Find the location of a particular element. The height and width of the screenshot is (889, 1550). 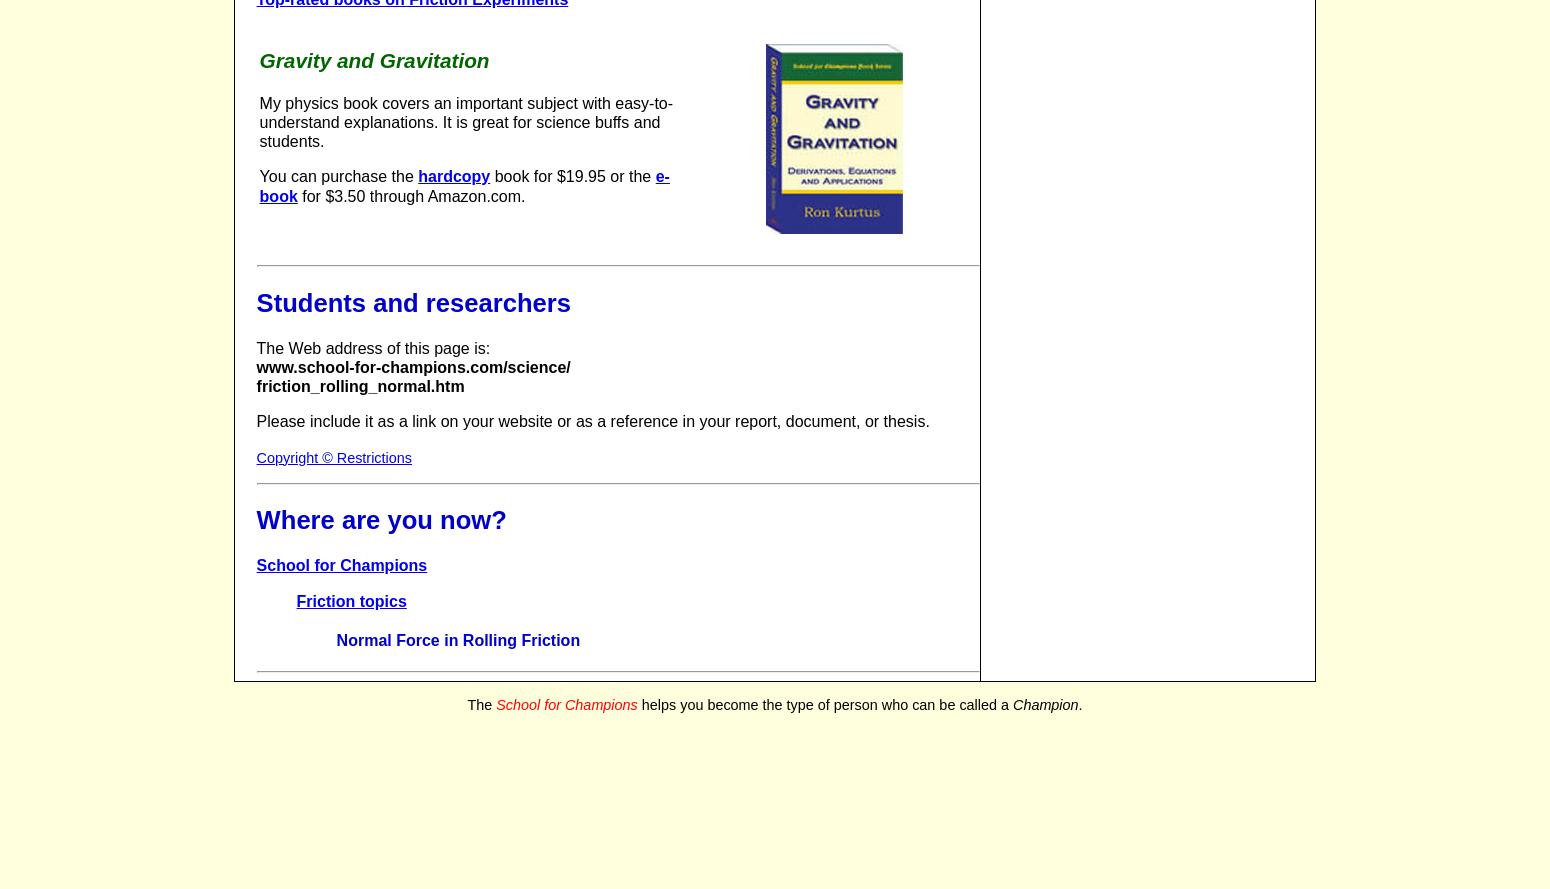

'Copyright © Restrictions' is located at coordinates (332, 456).